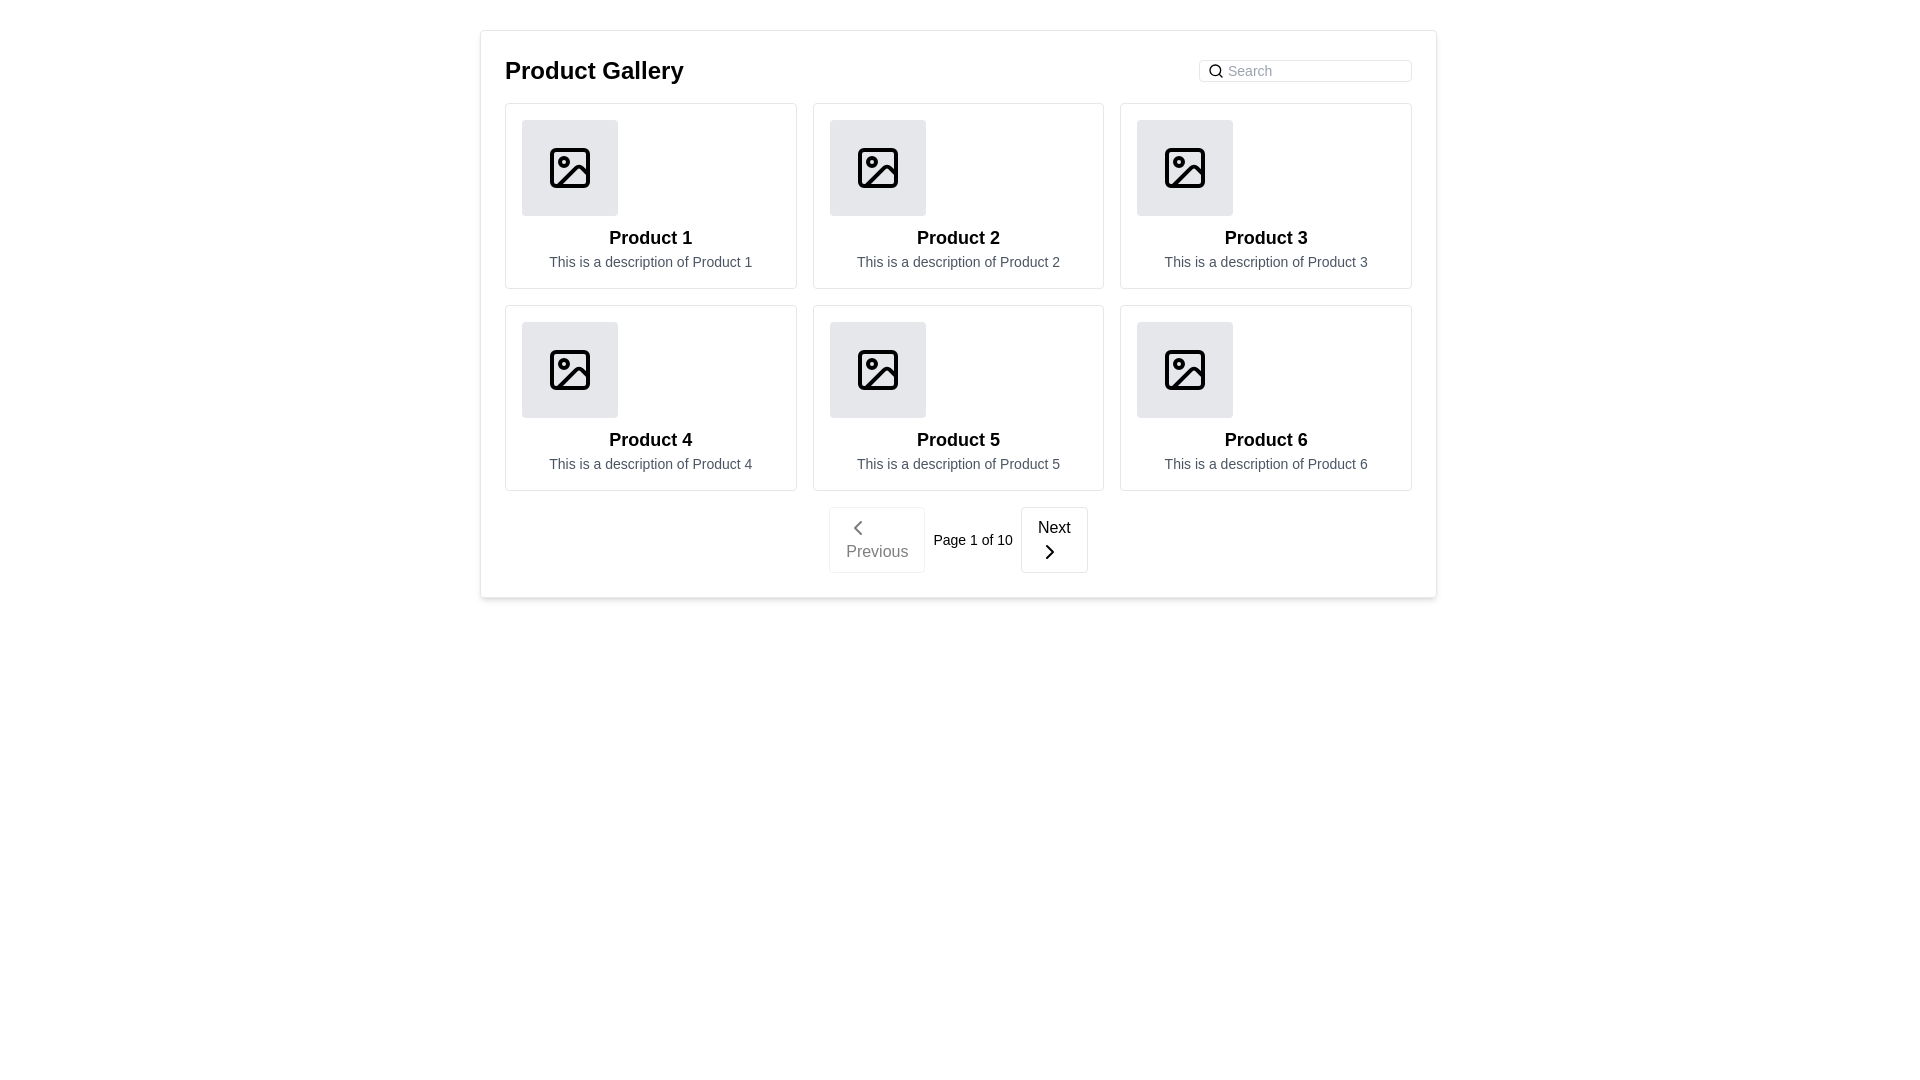 The image size is (1920, 1080). I want to click on the icon depicting a mountain and circle, located in the first row and third column of the 'Product Gallery', to interact with it, so click(1185, 167).